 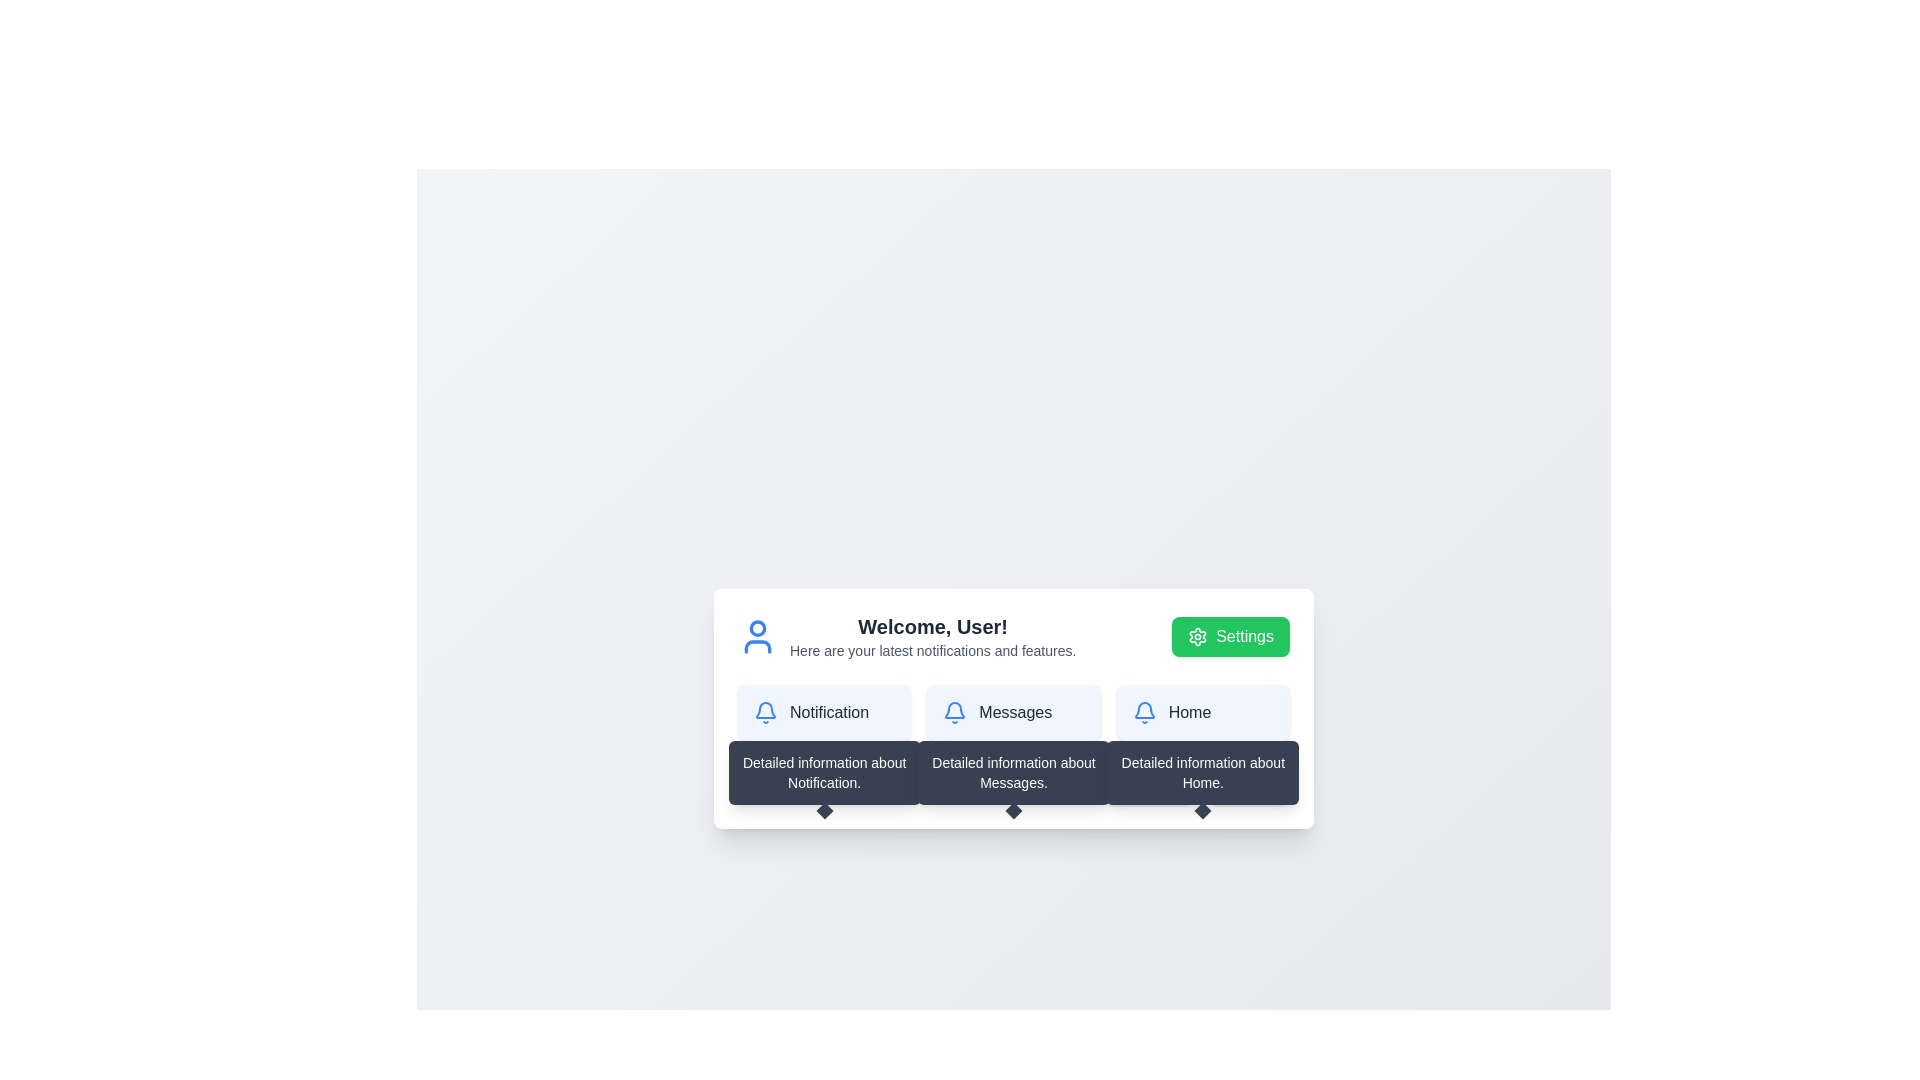 What do you see at coordinates (1013, 771) in the screenshot?
I see `the tooltip displaying 'Detailed information about Messages.' which has a dark gray background and white text, located centrally below the 'Messages' section` at bounding box center [1013, 771].